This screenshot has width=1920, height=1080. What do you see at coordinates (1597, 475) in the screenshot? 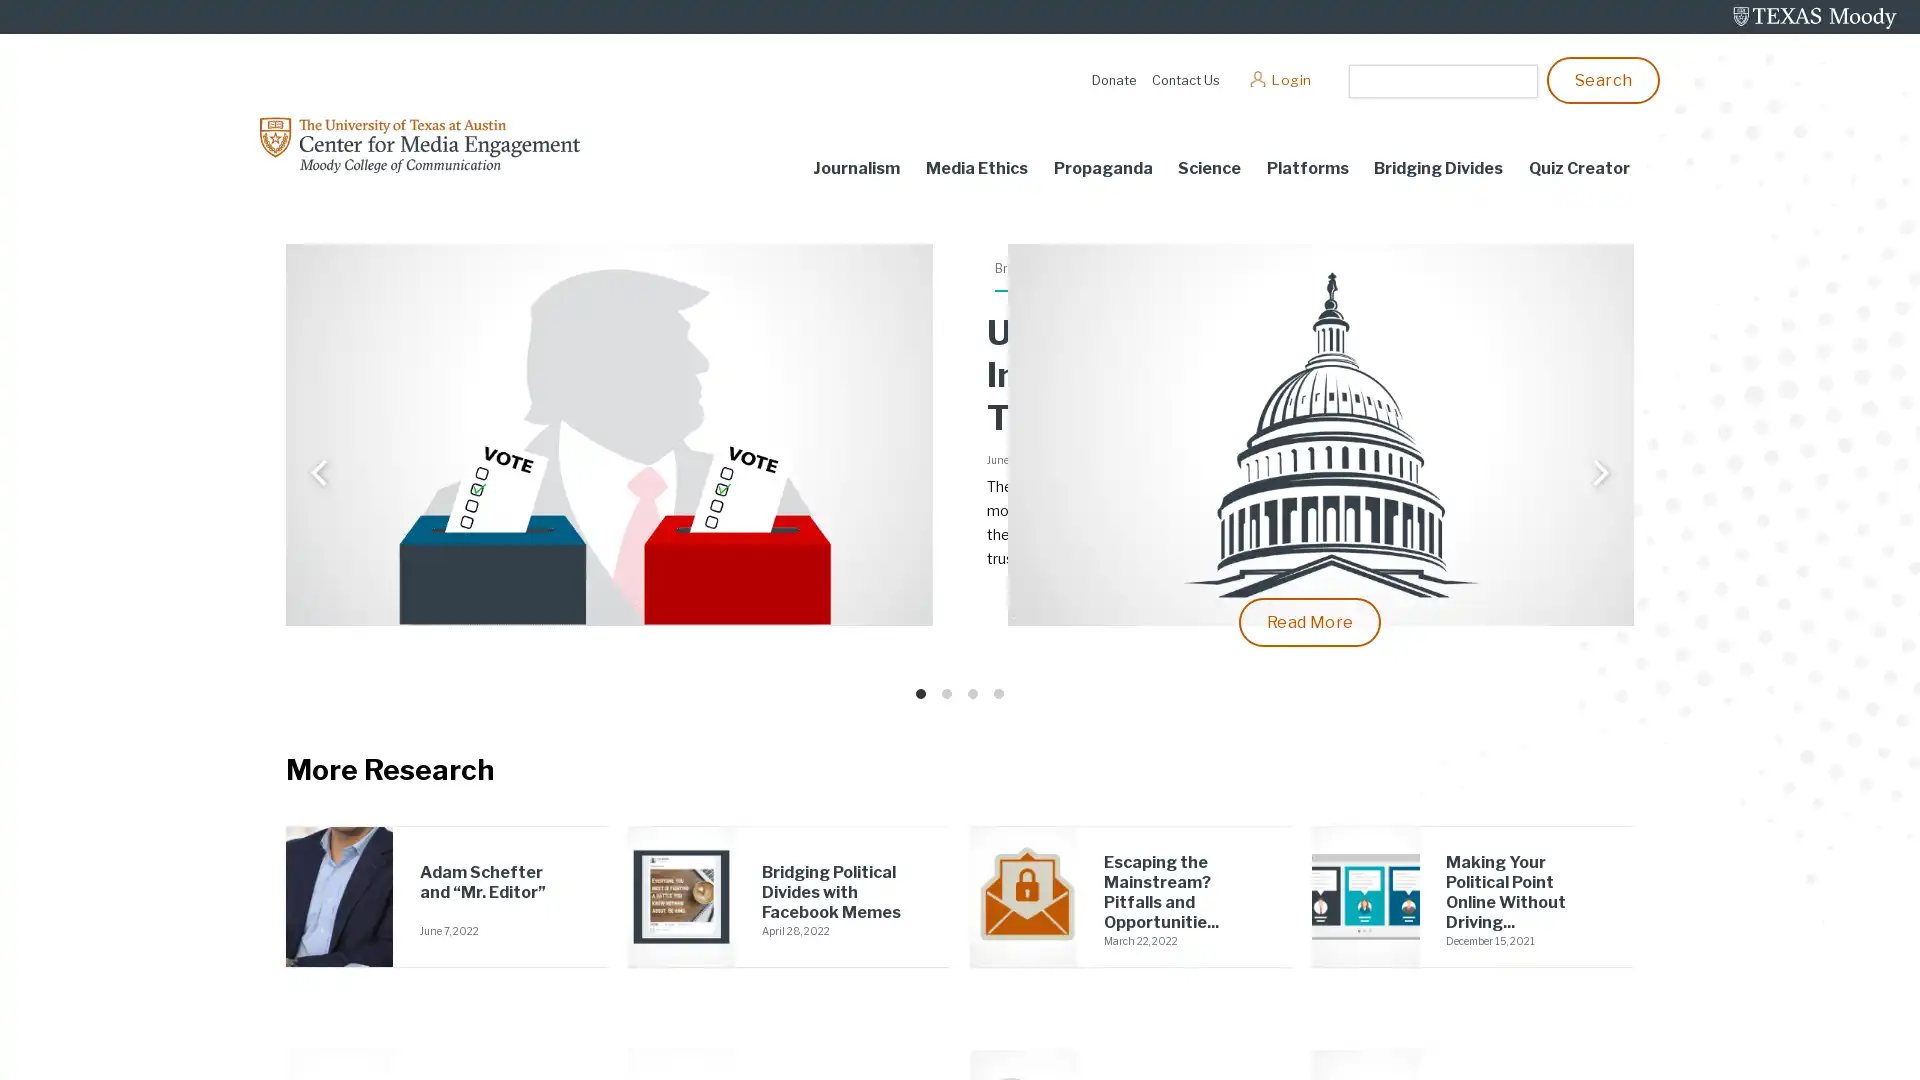
I see `Next` at bounding box center [1597, 475].